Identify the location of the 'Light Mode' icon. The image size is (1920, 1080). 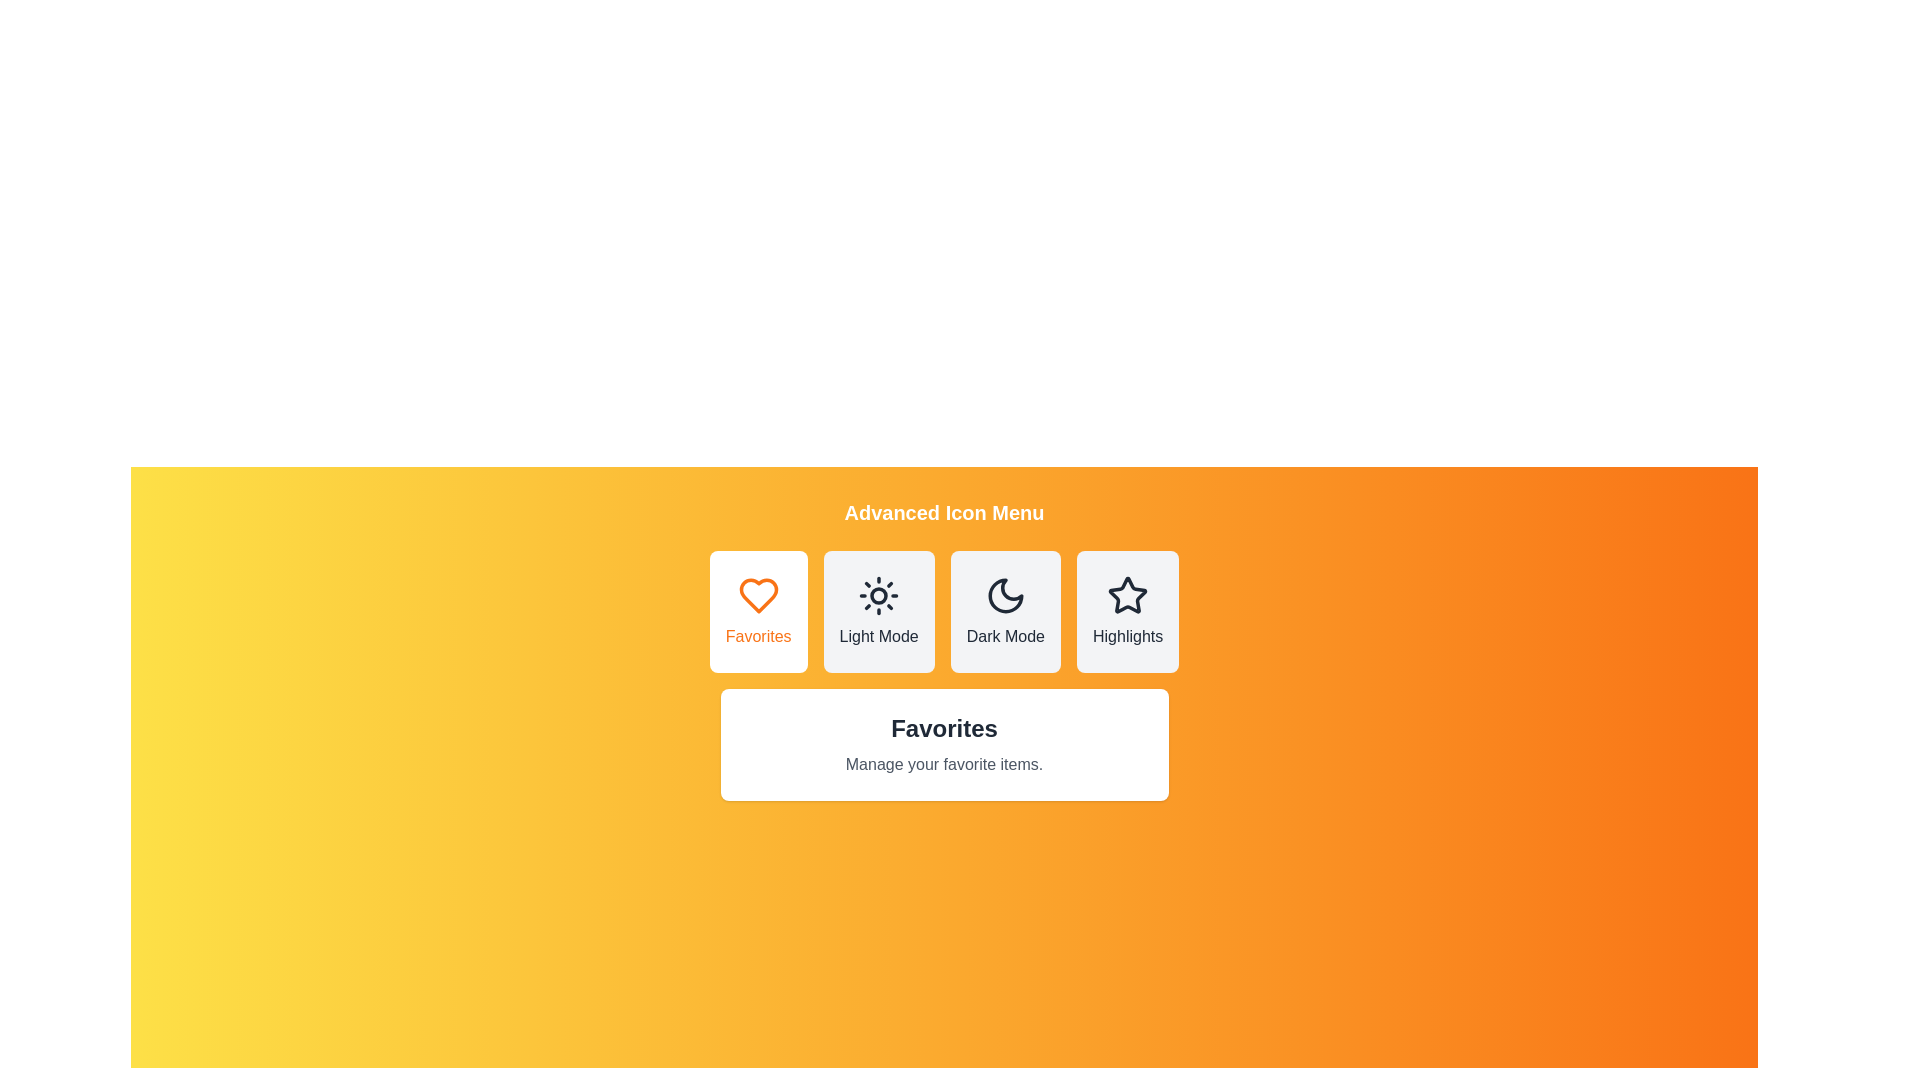
(879, 595).